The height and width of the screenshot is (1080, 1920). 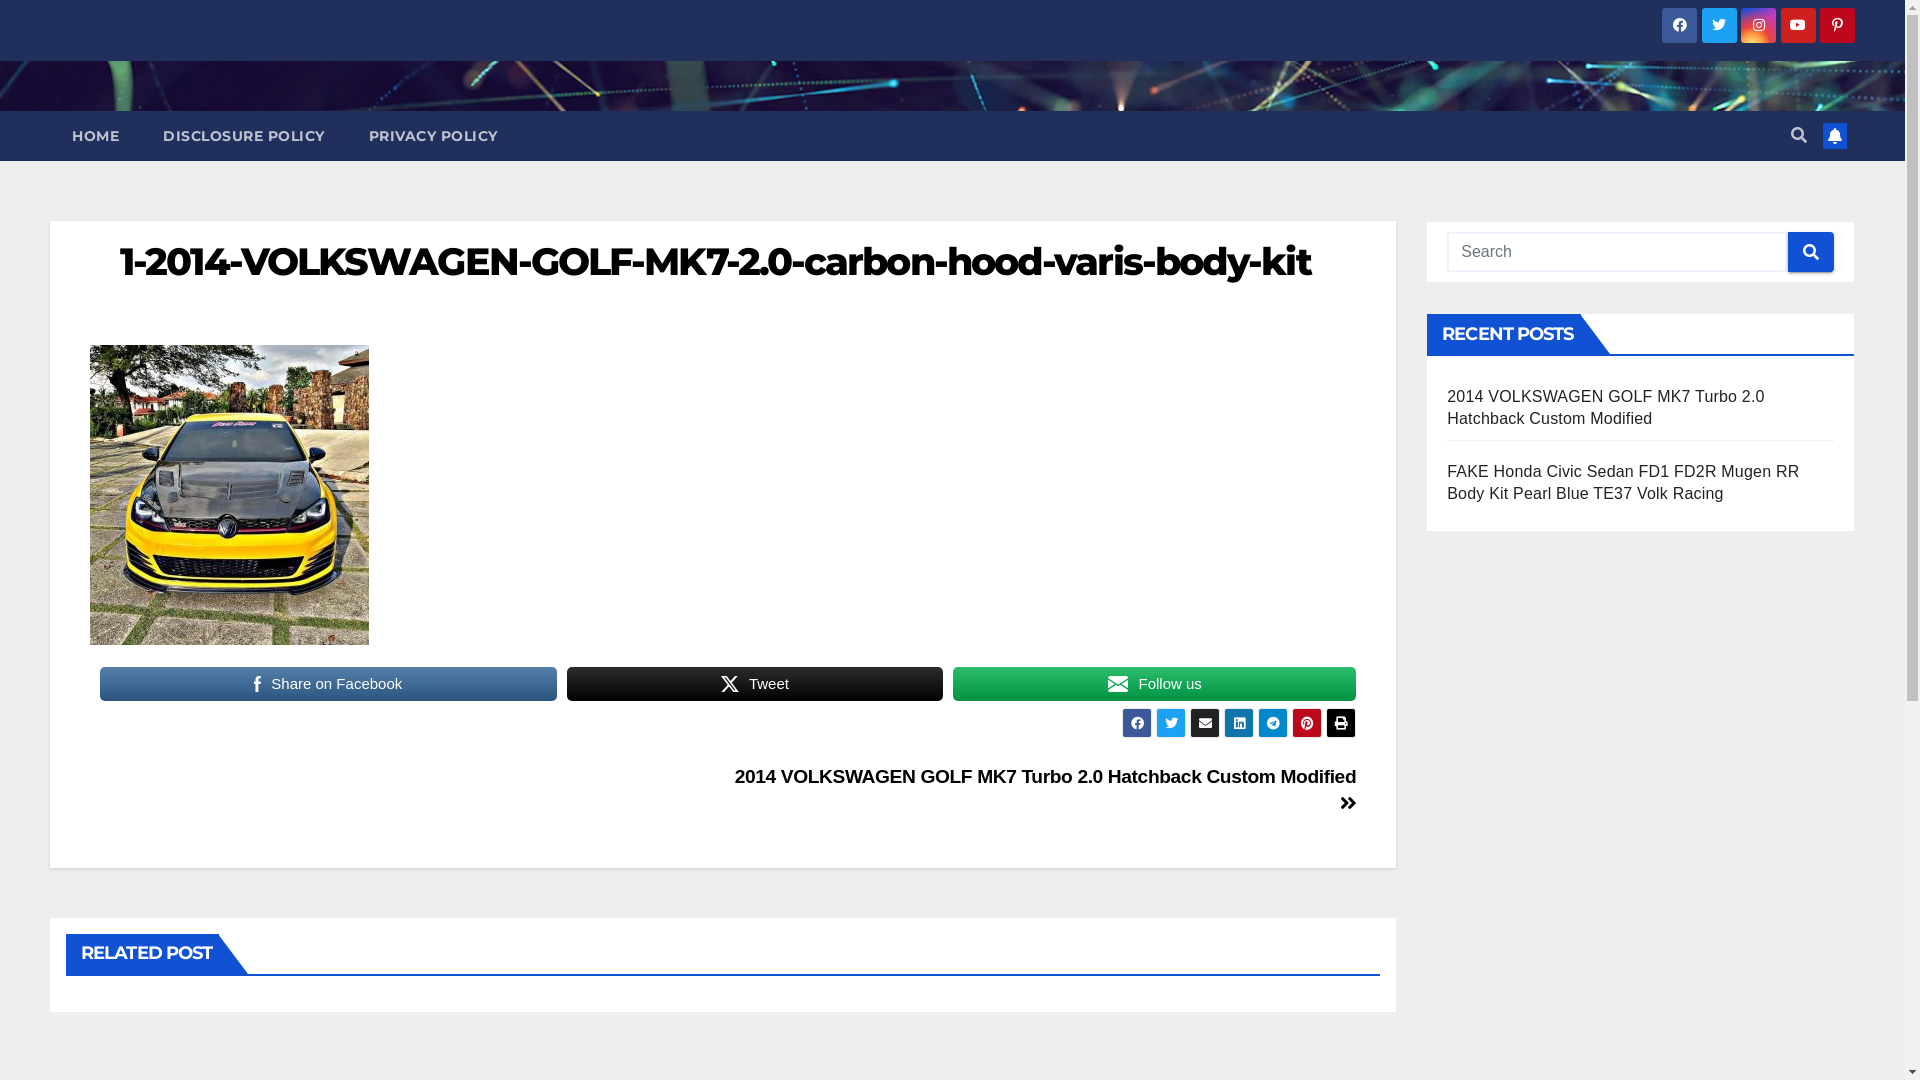 I want to click on 'Follow us', so click(x=1154, y=682).